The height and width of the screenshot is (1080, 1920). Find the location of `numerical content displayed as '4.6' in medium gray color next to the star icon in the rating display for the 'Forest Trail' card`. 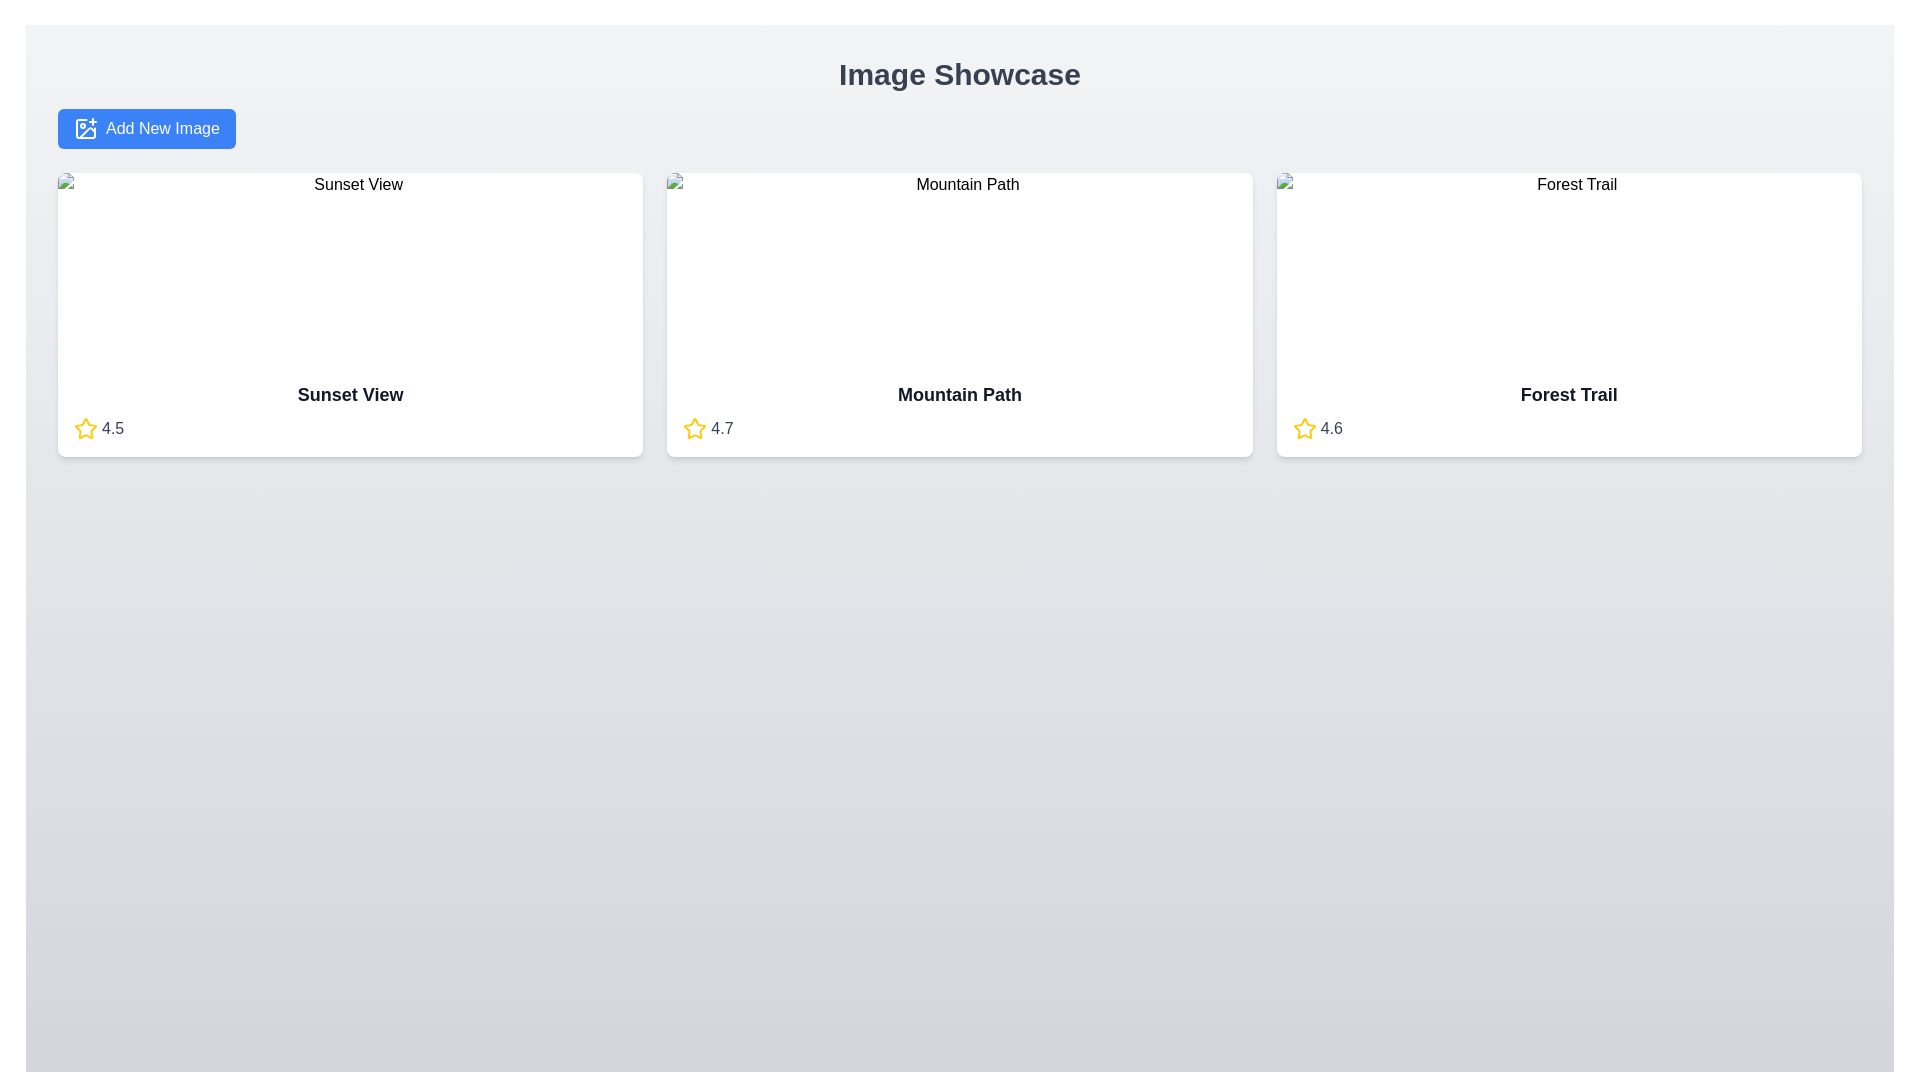

numerical content displayed as '4.6' in medium gray color next to the star icon in the rating display for the 'Forest Trail' card is located at coordinates (1331, 427).